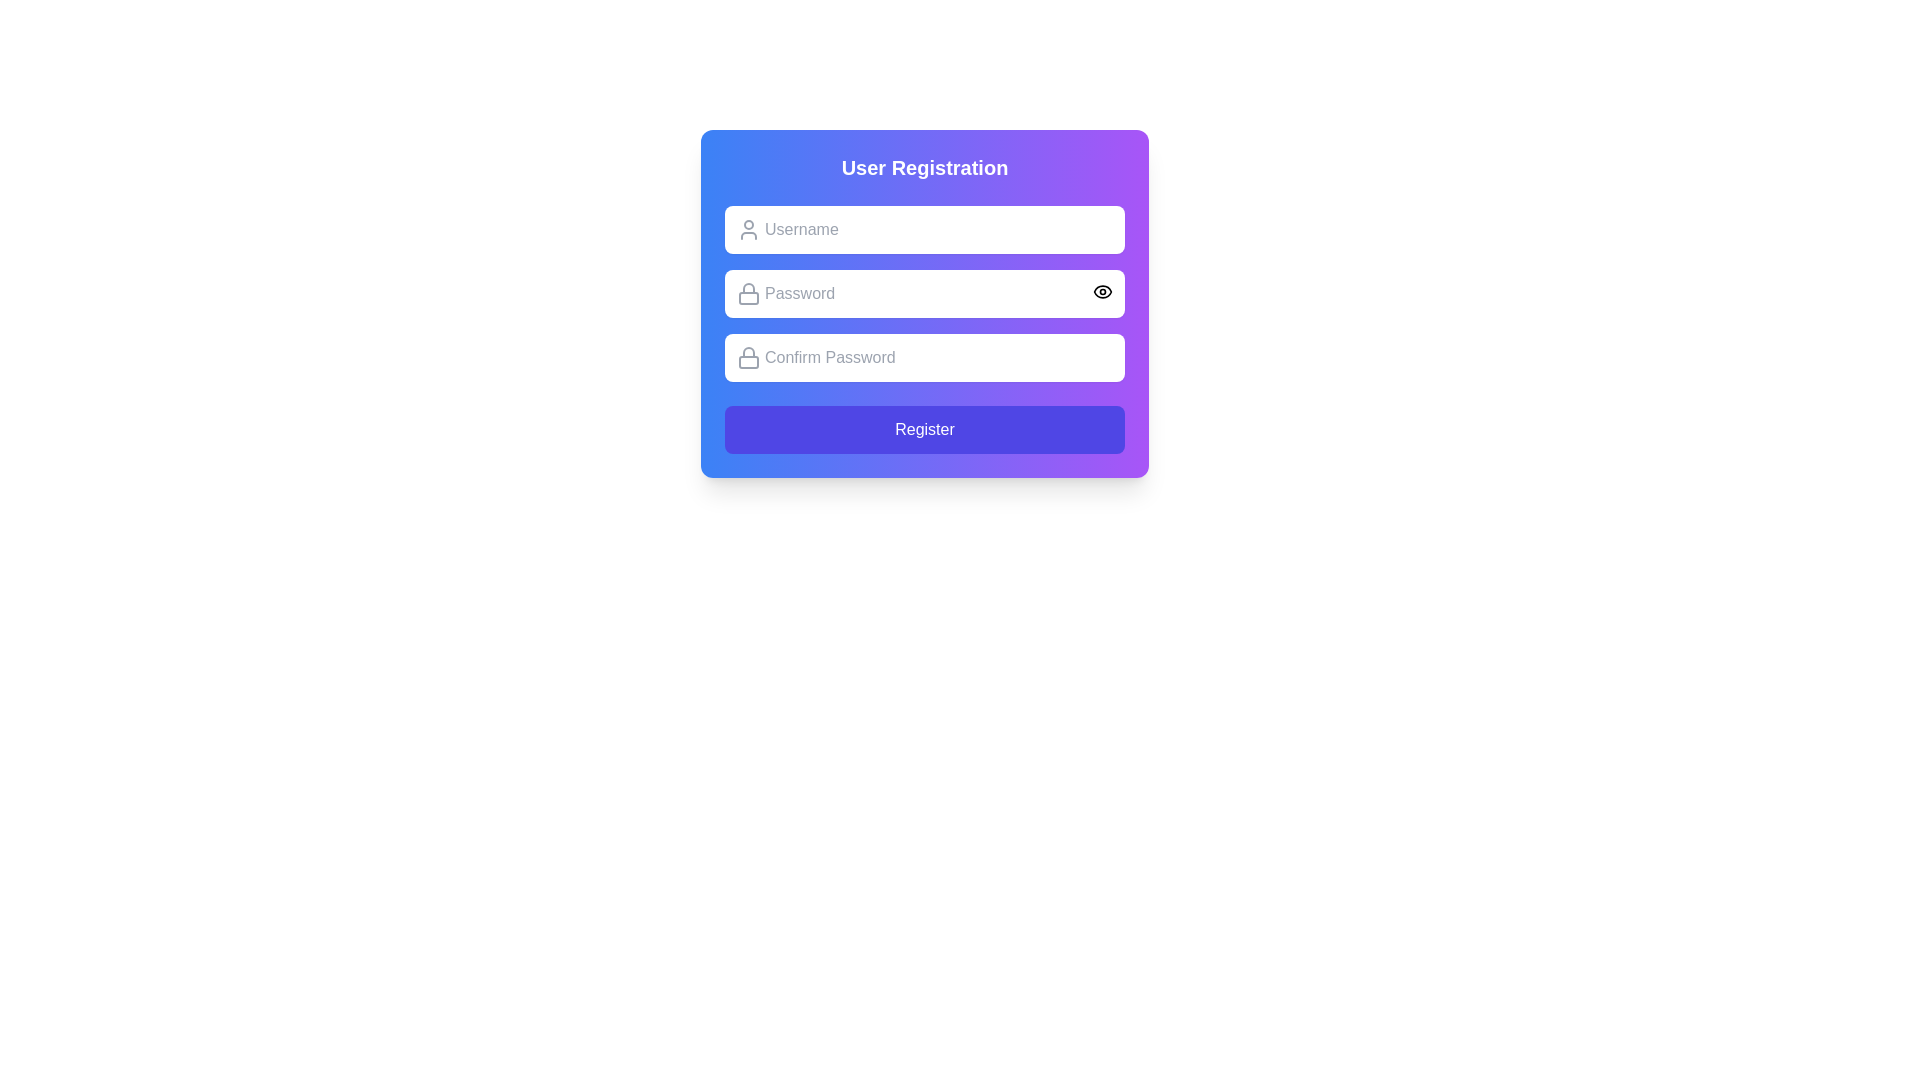  Describe the element at coordinates (747, 357) in the screenshot. I see `the icon that represents the password confirmation input field, located at the top-left corner adjacent to the 'Confirm Password' input field` at that location.